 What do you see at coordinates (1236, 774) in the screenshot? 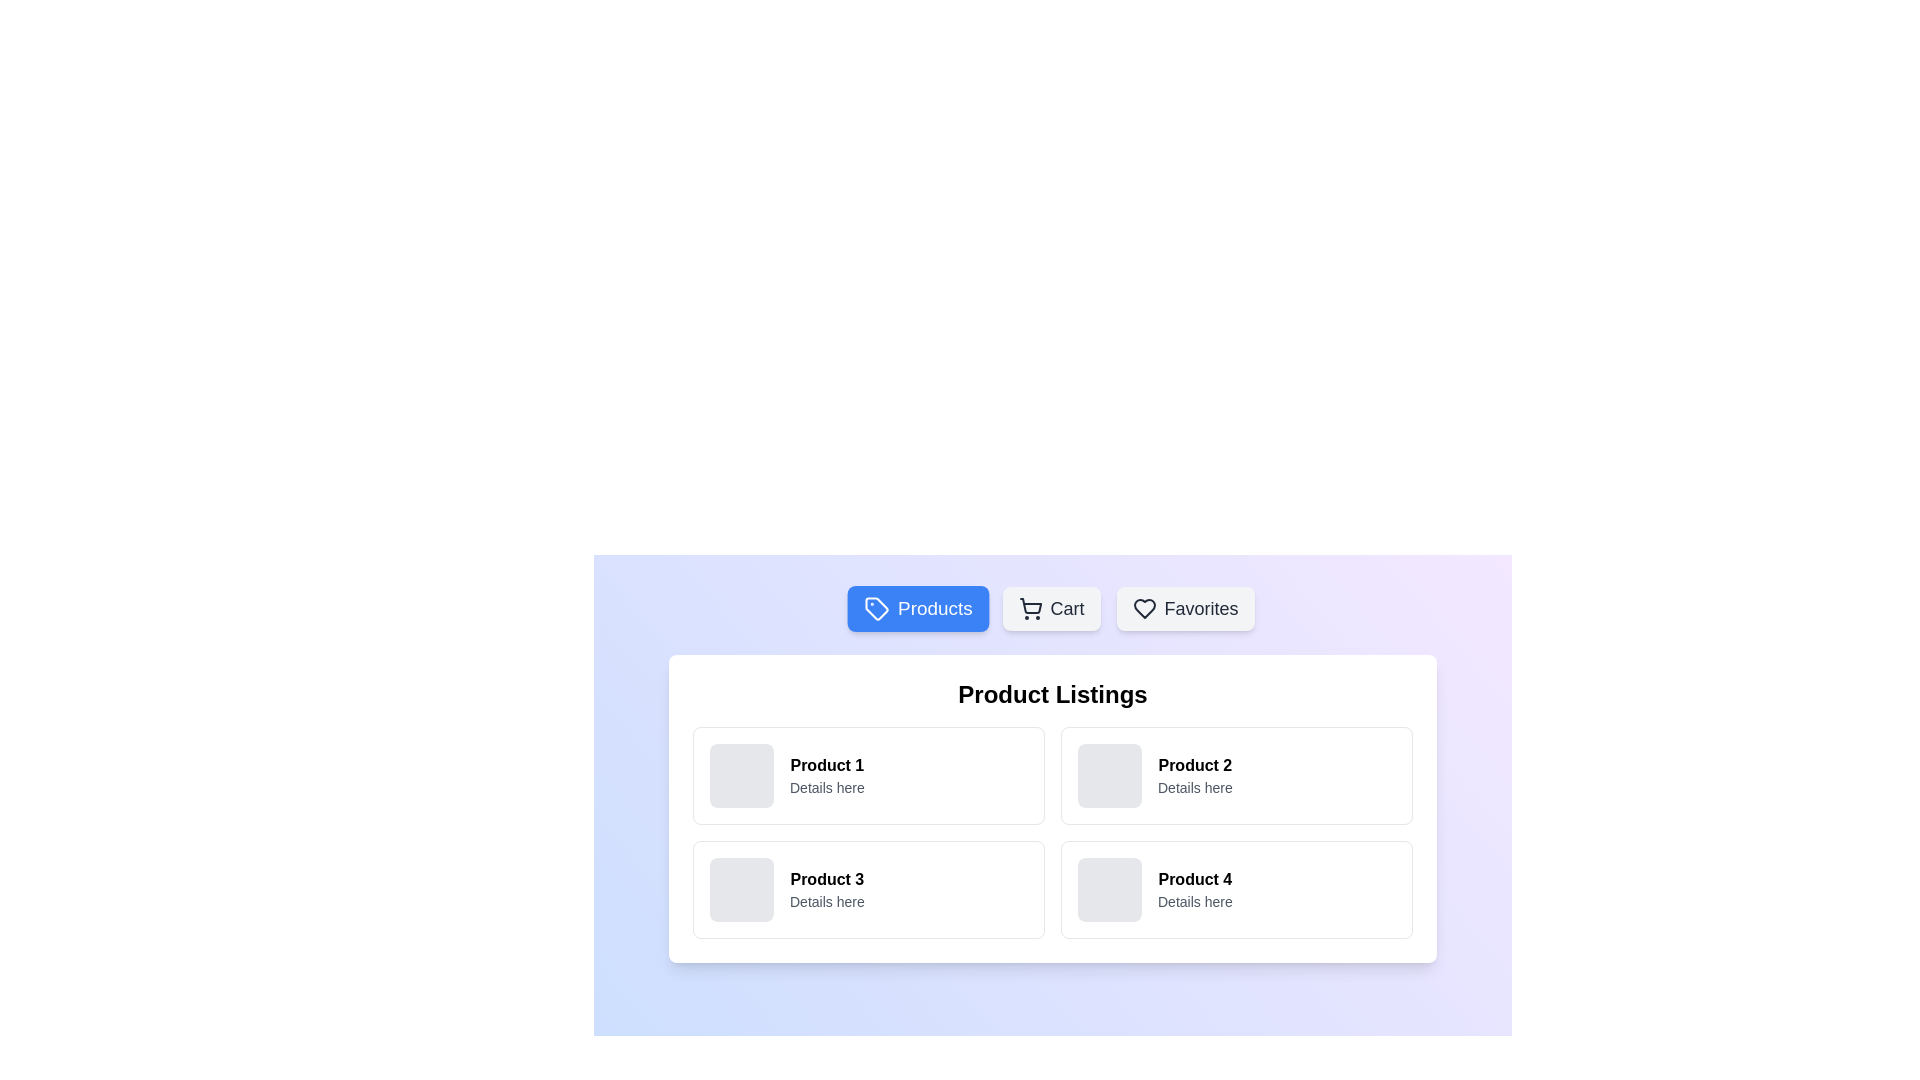
I see `the Informational card component labeled 'Product 2' located in the first row and second column of the grid layout` at bounding box center [1236, 774].